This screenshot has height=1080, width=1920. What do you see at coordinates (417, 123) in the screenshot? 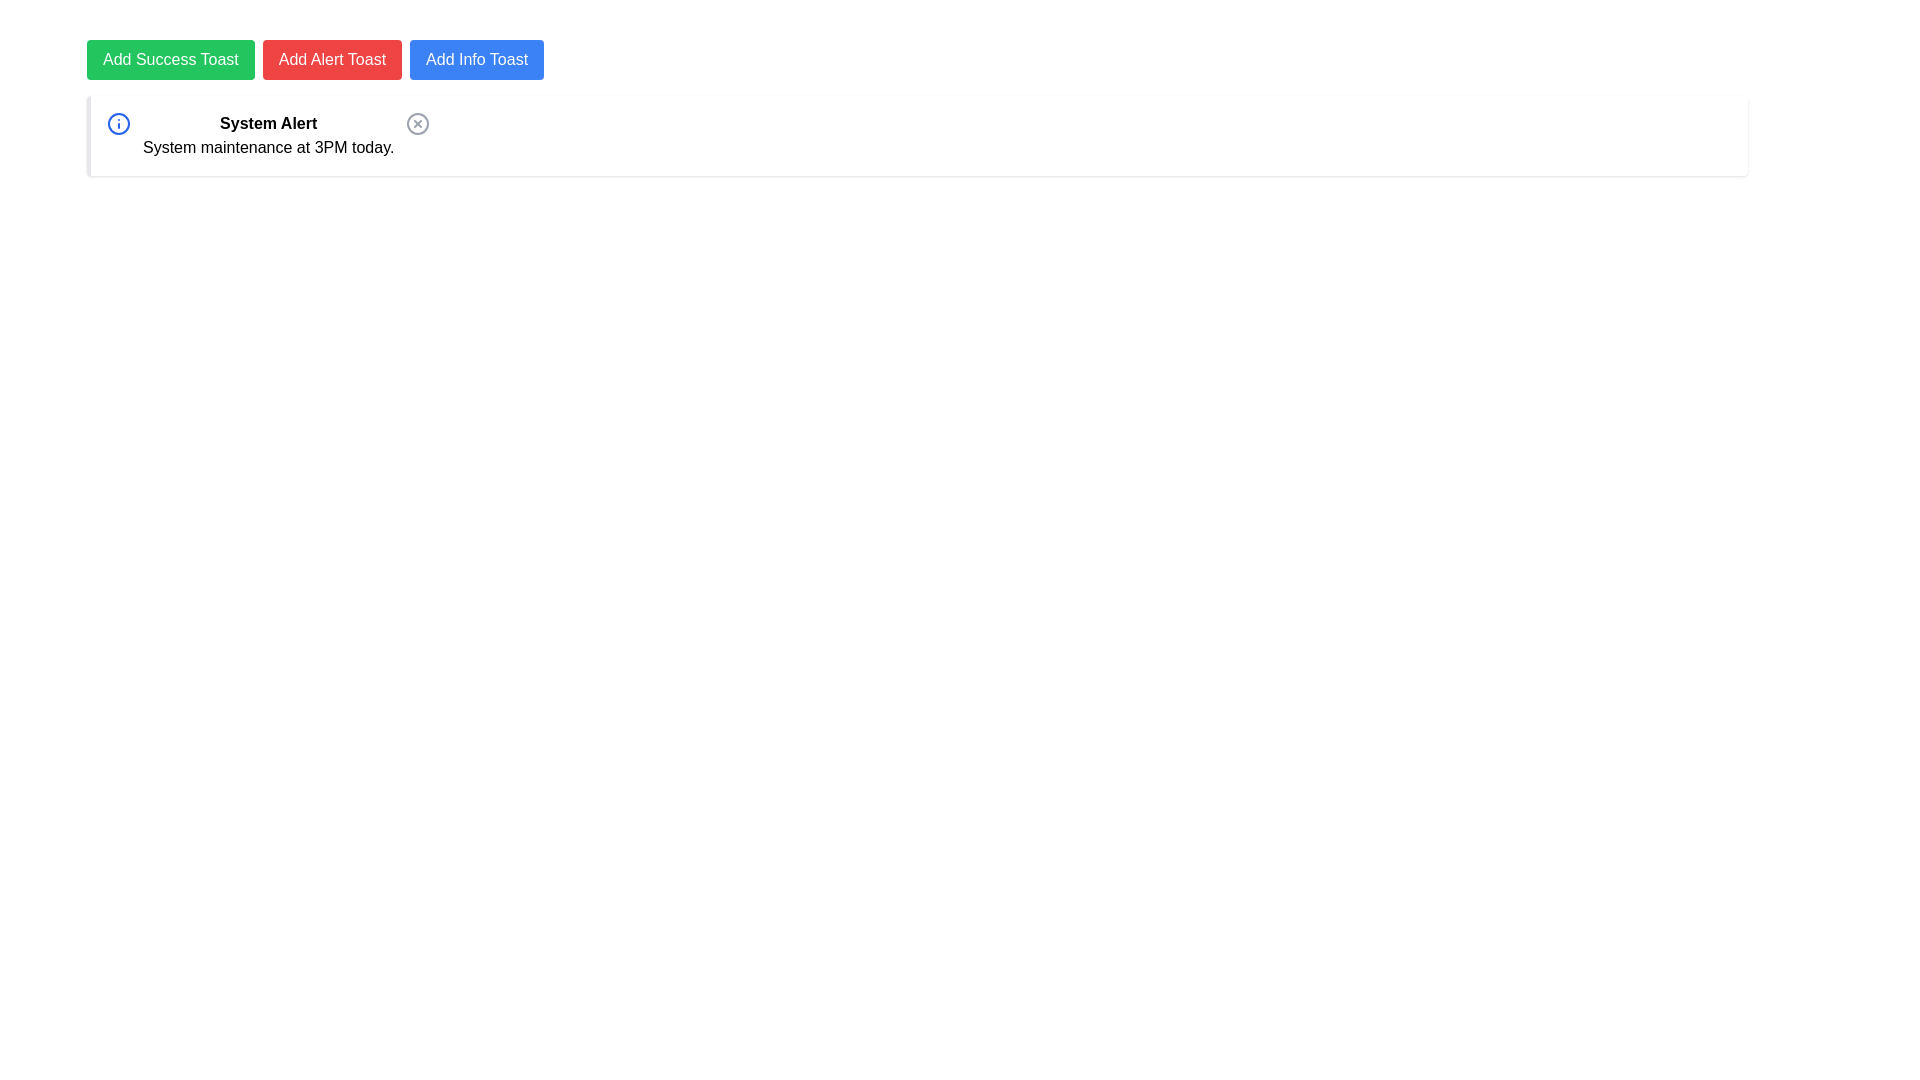
I see `the dismiss button with an 'X' icon located in the 'System Alert' notification box` at bounding box center [417, 123].